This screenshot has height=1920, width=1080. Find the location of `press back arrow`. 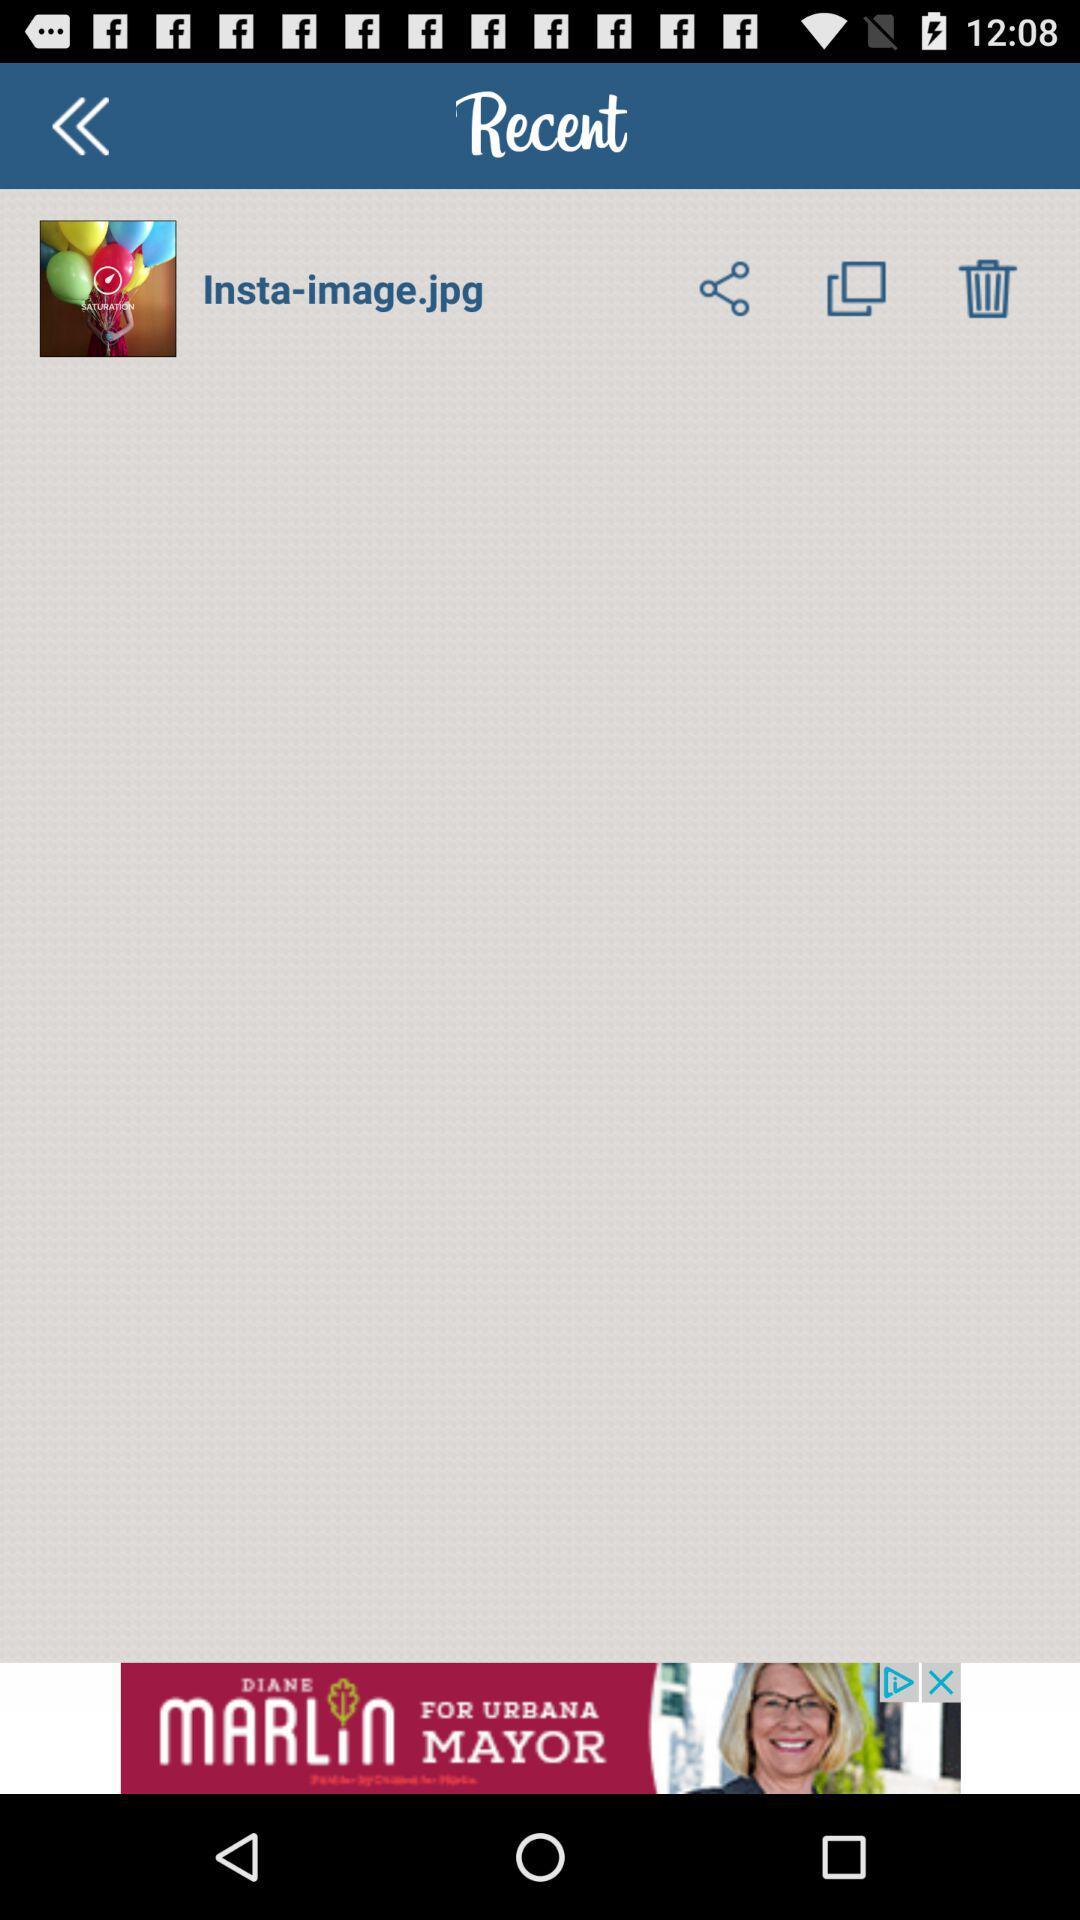

press back arrow is located at coordinates (79, 124).